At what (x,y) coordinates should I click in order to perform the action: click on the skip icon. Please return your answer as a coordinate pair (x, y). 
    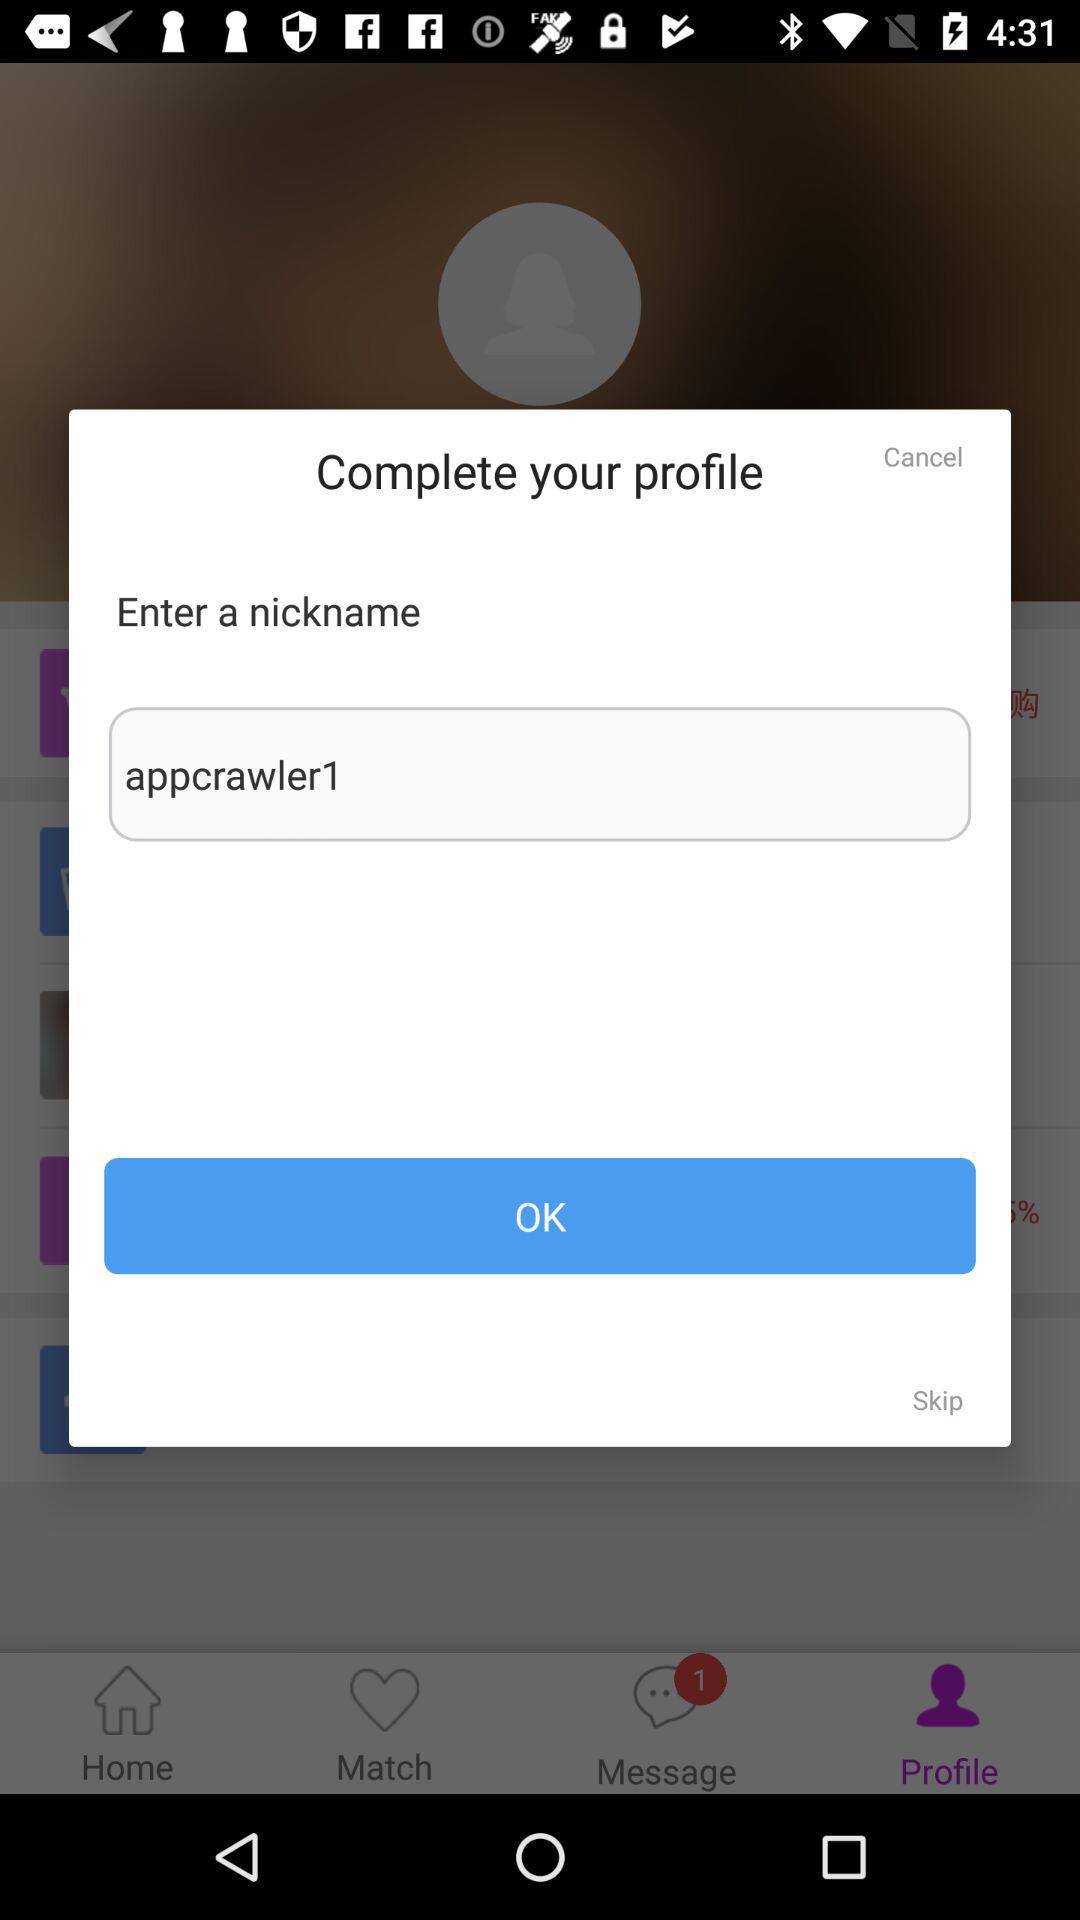
    Looking at the image, I should click on (938, 1398).